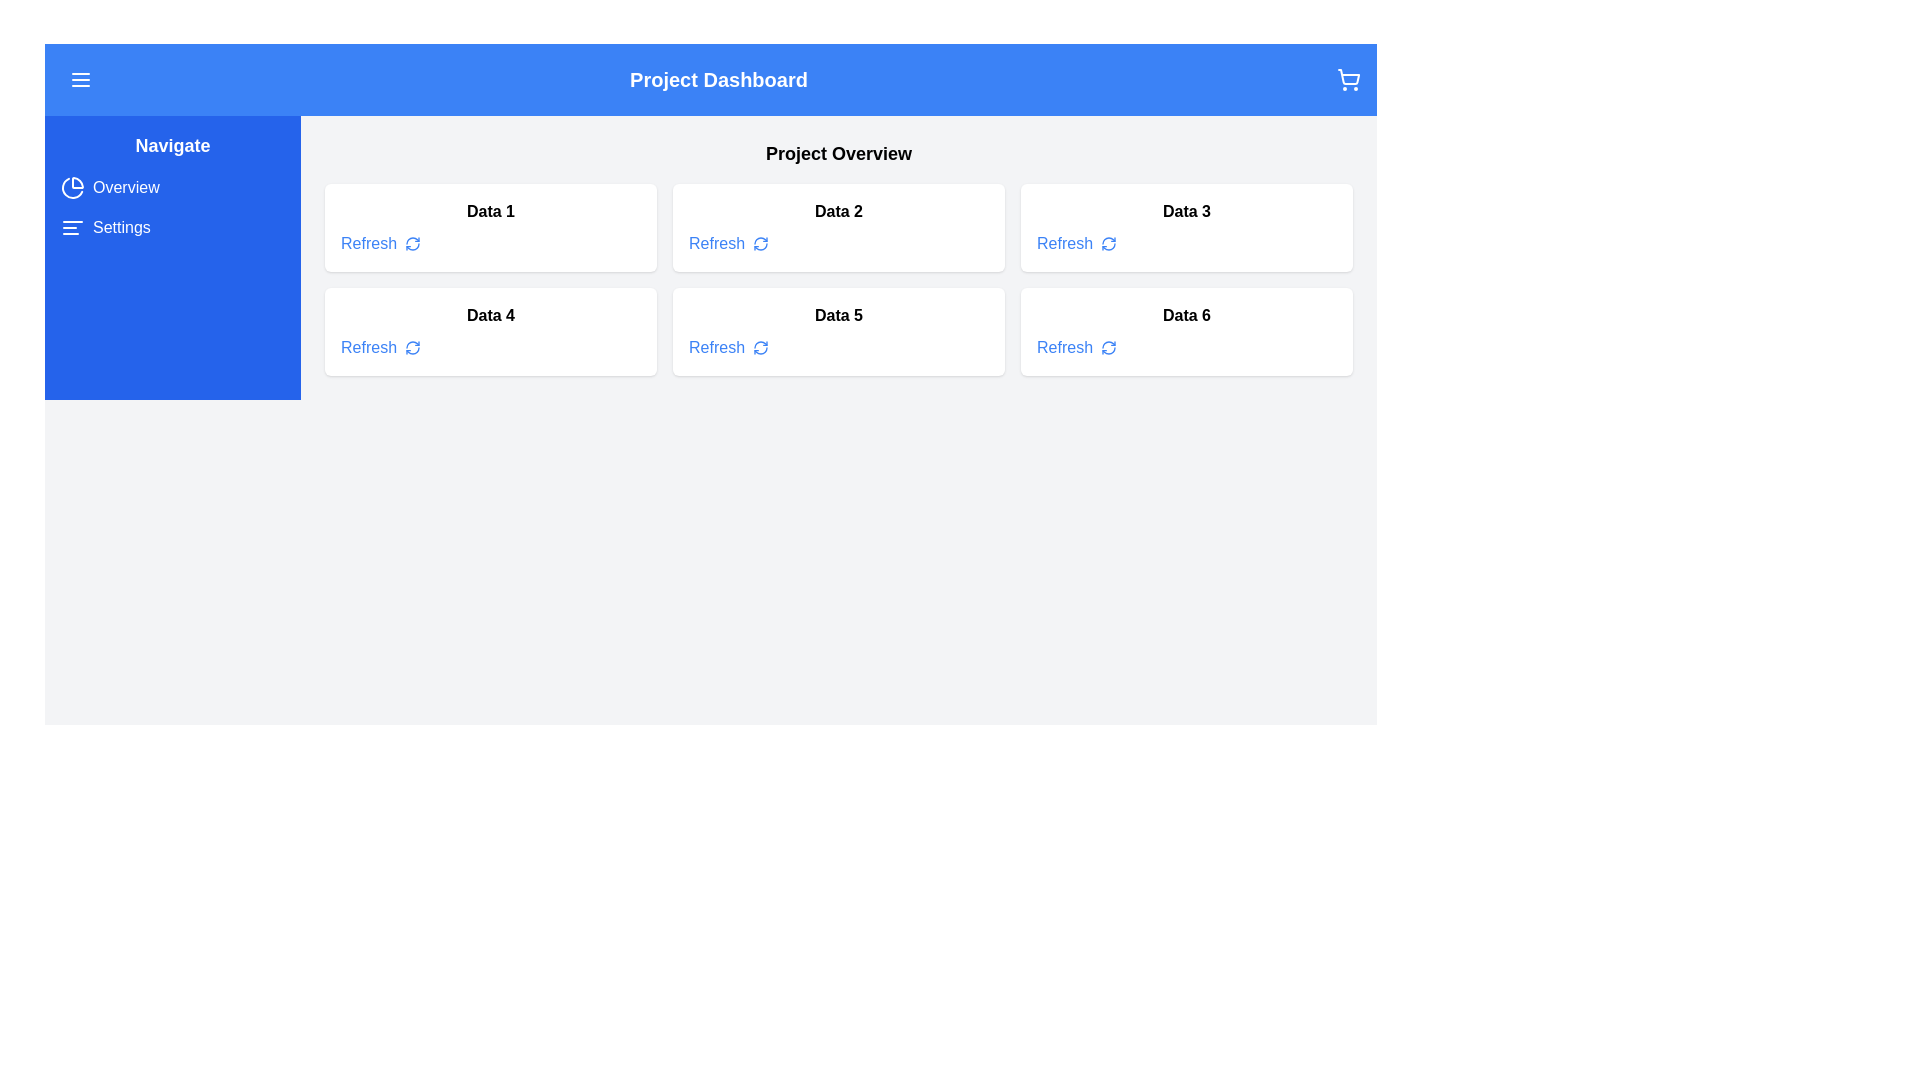  What do you see at coordinates (1075, 346) in the screenshot?
I see `the 'Refresh' button, which is styled with blue text and a refresh icon, located below the 'Data 6' title in the sixth data item section` at bounding box center [1075, 346].